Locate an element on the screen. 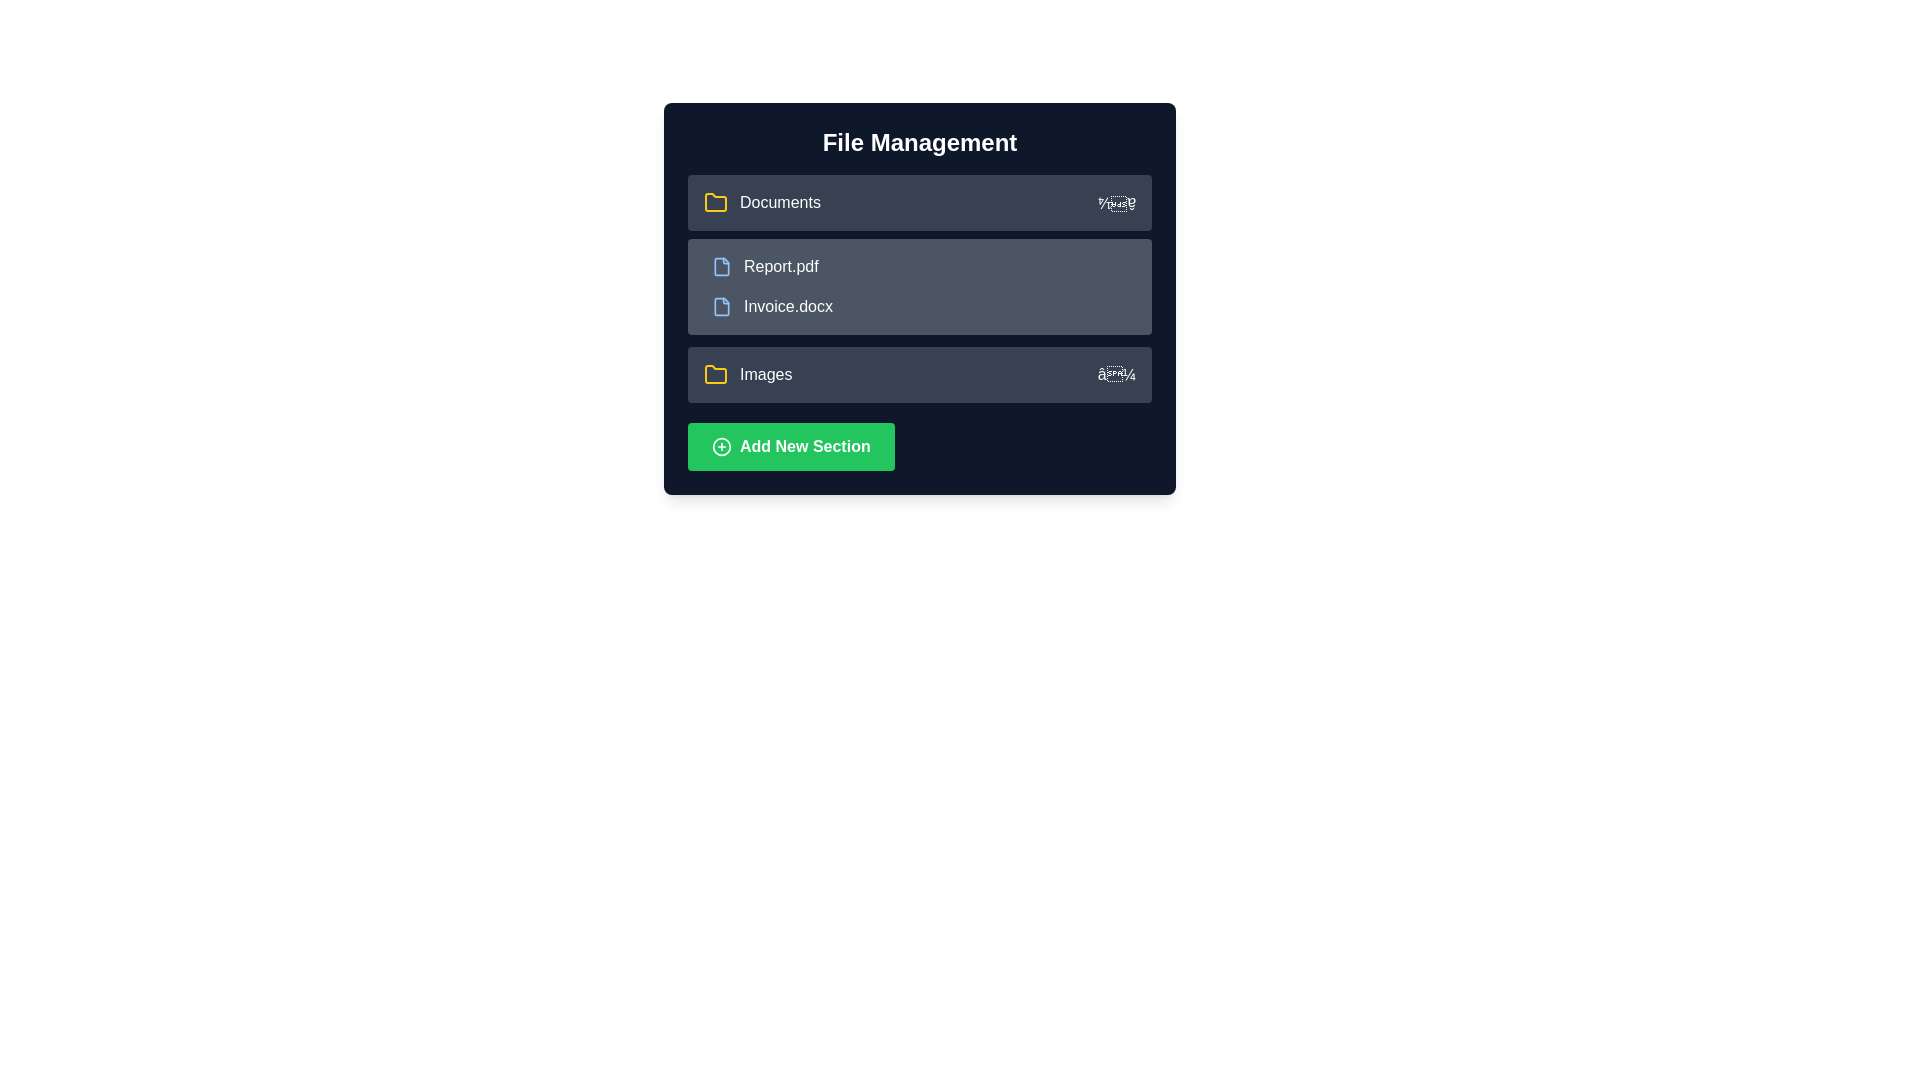  the blue file-shaped icon with a folded edge located in the second row of the file management interface, adjacent to the 'Invoice.docx' label is located at coordinates (720, 307).